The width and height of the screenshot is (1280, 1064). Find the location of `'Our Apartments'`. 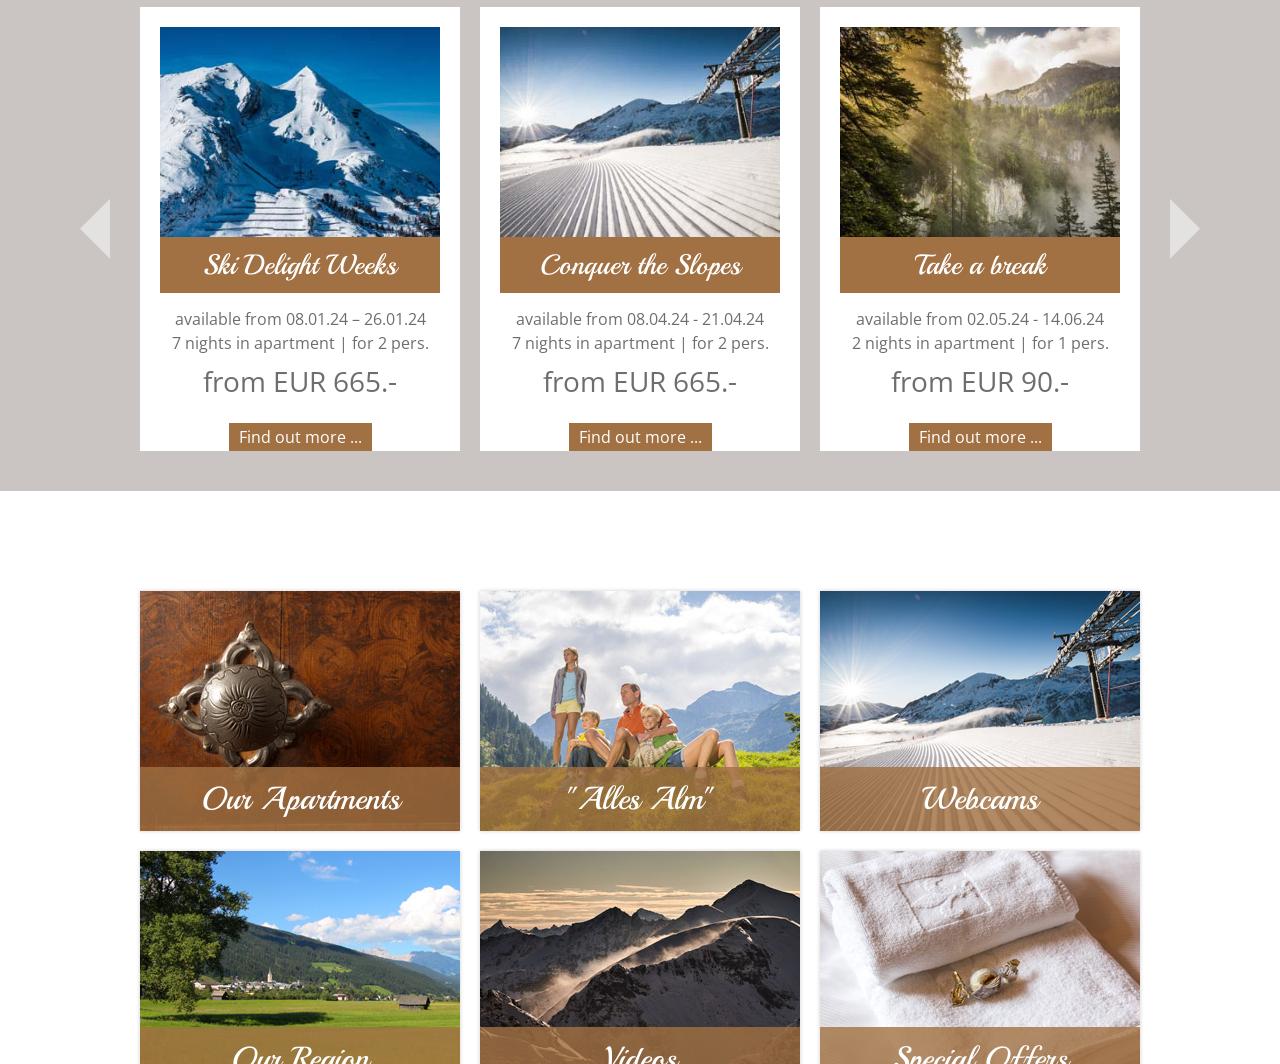

'Our Apartments' is located at coordinates (298, 800).